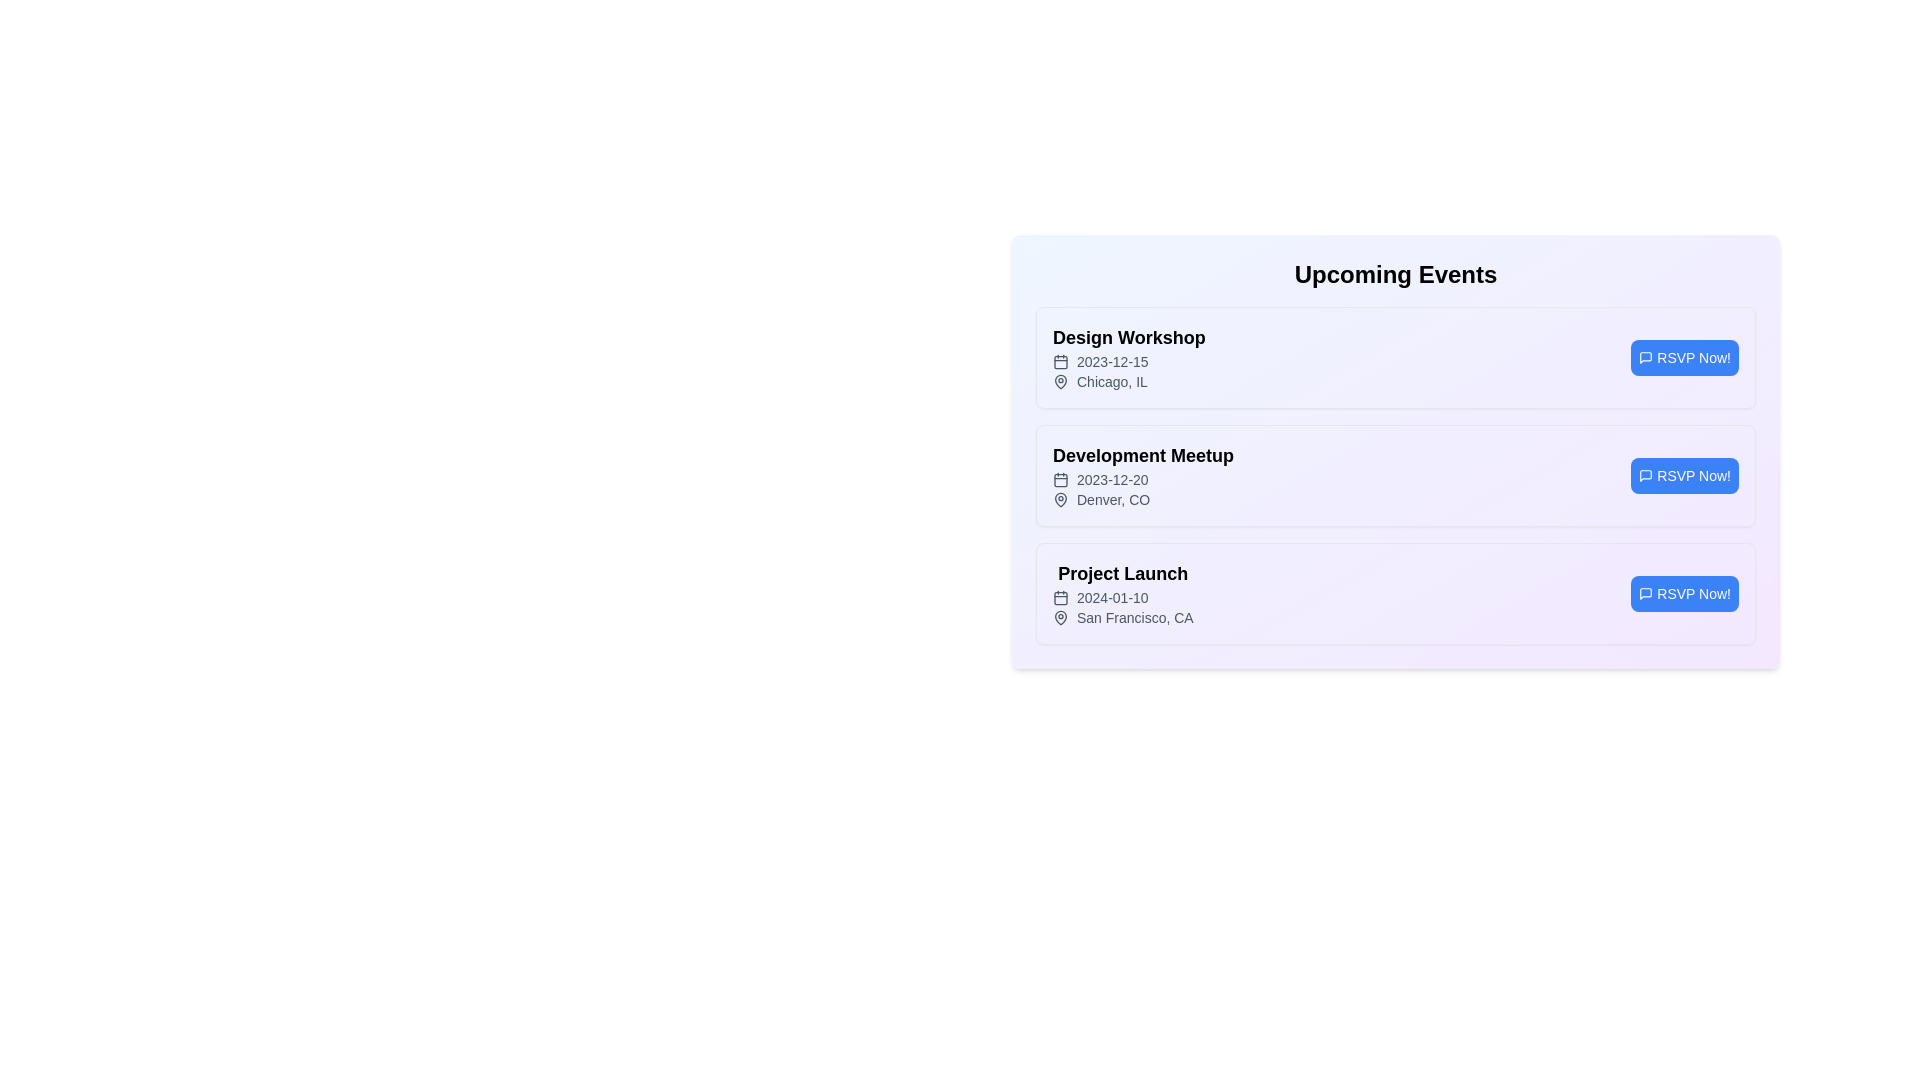 The height and width of the screenshot is (1080, 1920). I want to click on the metadata of the event titled Development Meetup, so click(1143, 455).